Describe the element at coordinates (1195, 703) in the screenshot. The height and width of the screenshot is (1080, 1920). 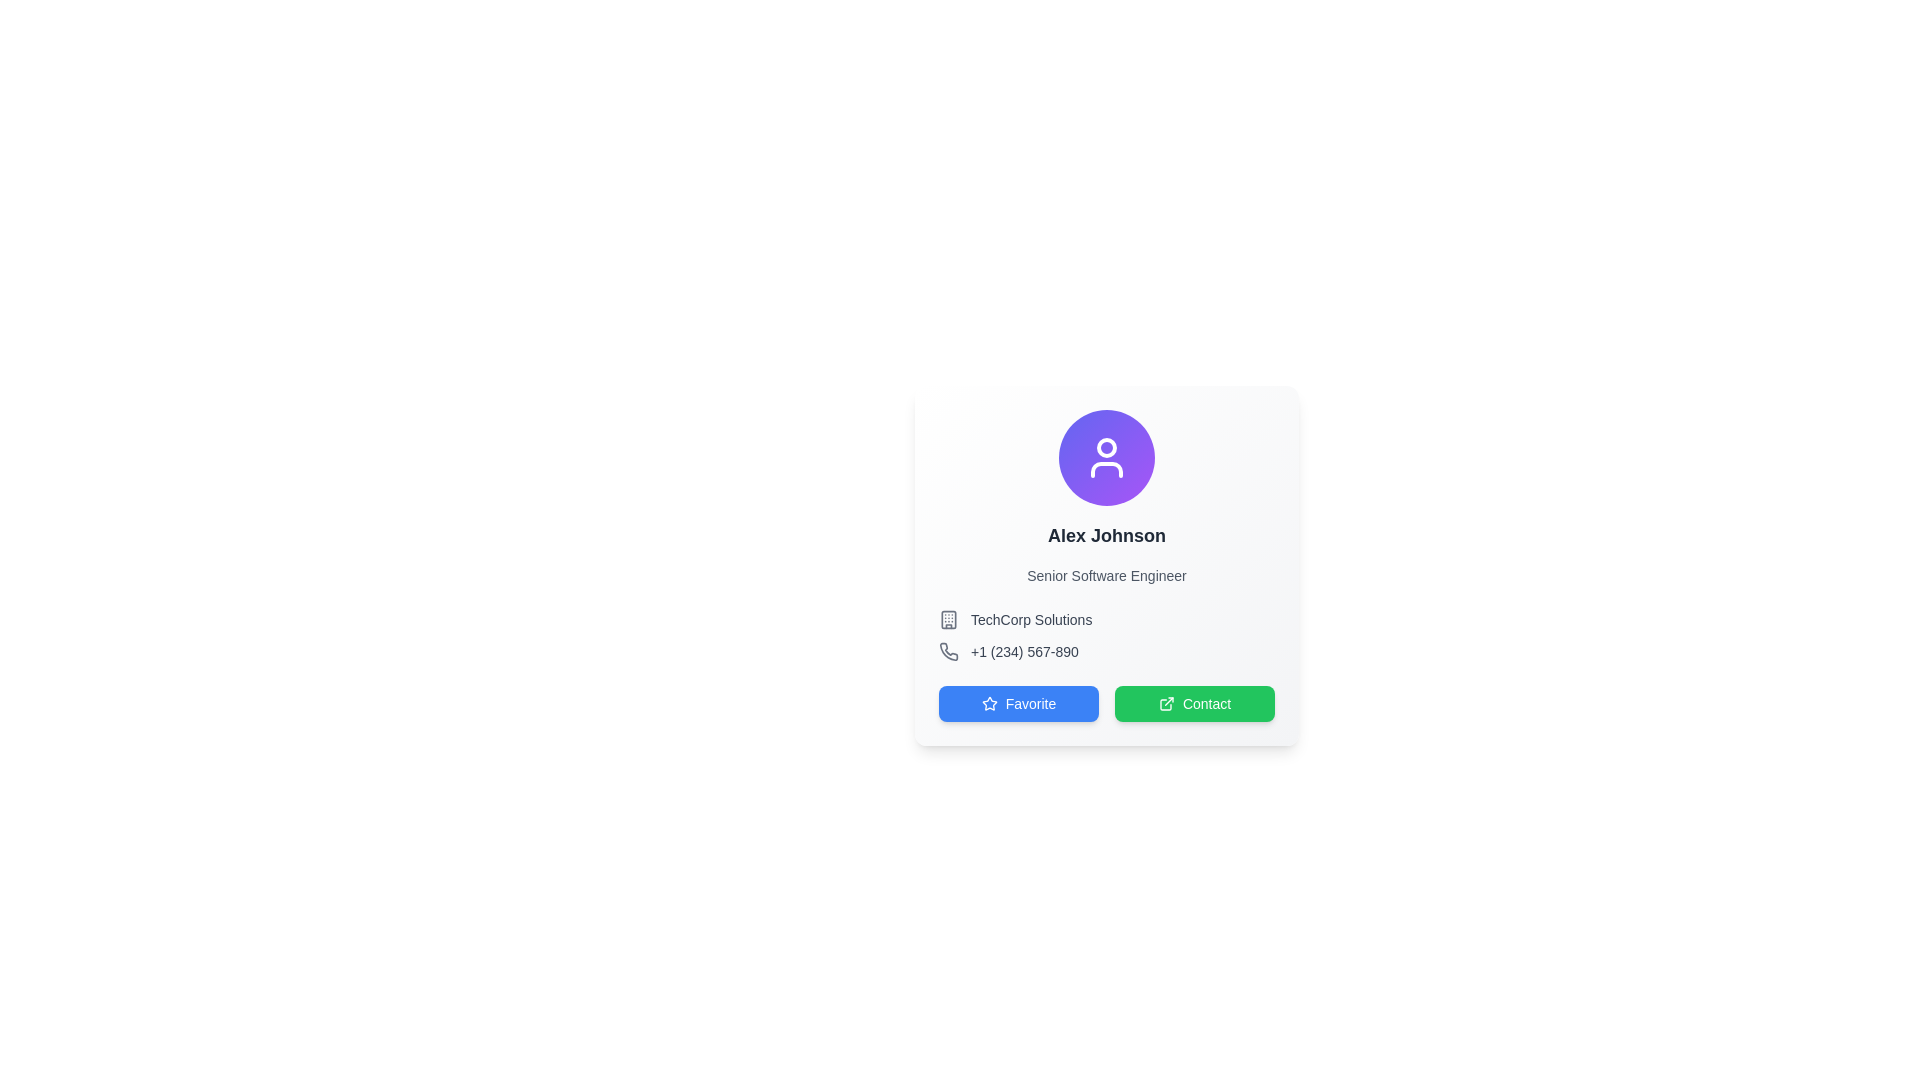
I see `the contact button located on the right side of the interface at the bottom of the card for 'Alex Johnson' to initiate a contact action` at that location.